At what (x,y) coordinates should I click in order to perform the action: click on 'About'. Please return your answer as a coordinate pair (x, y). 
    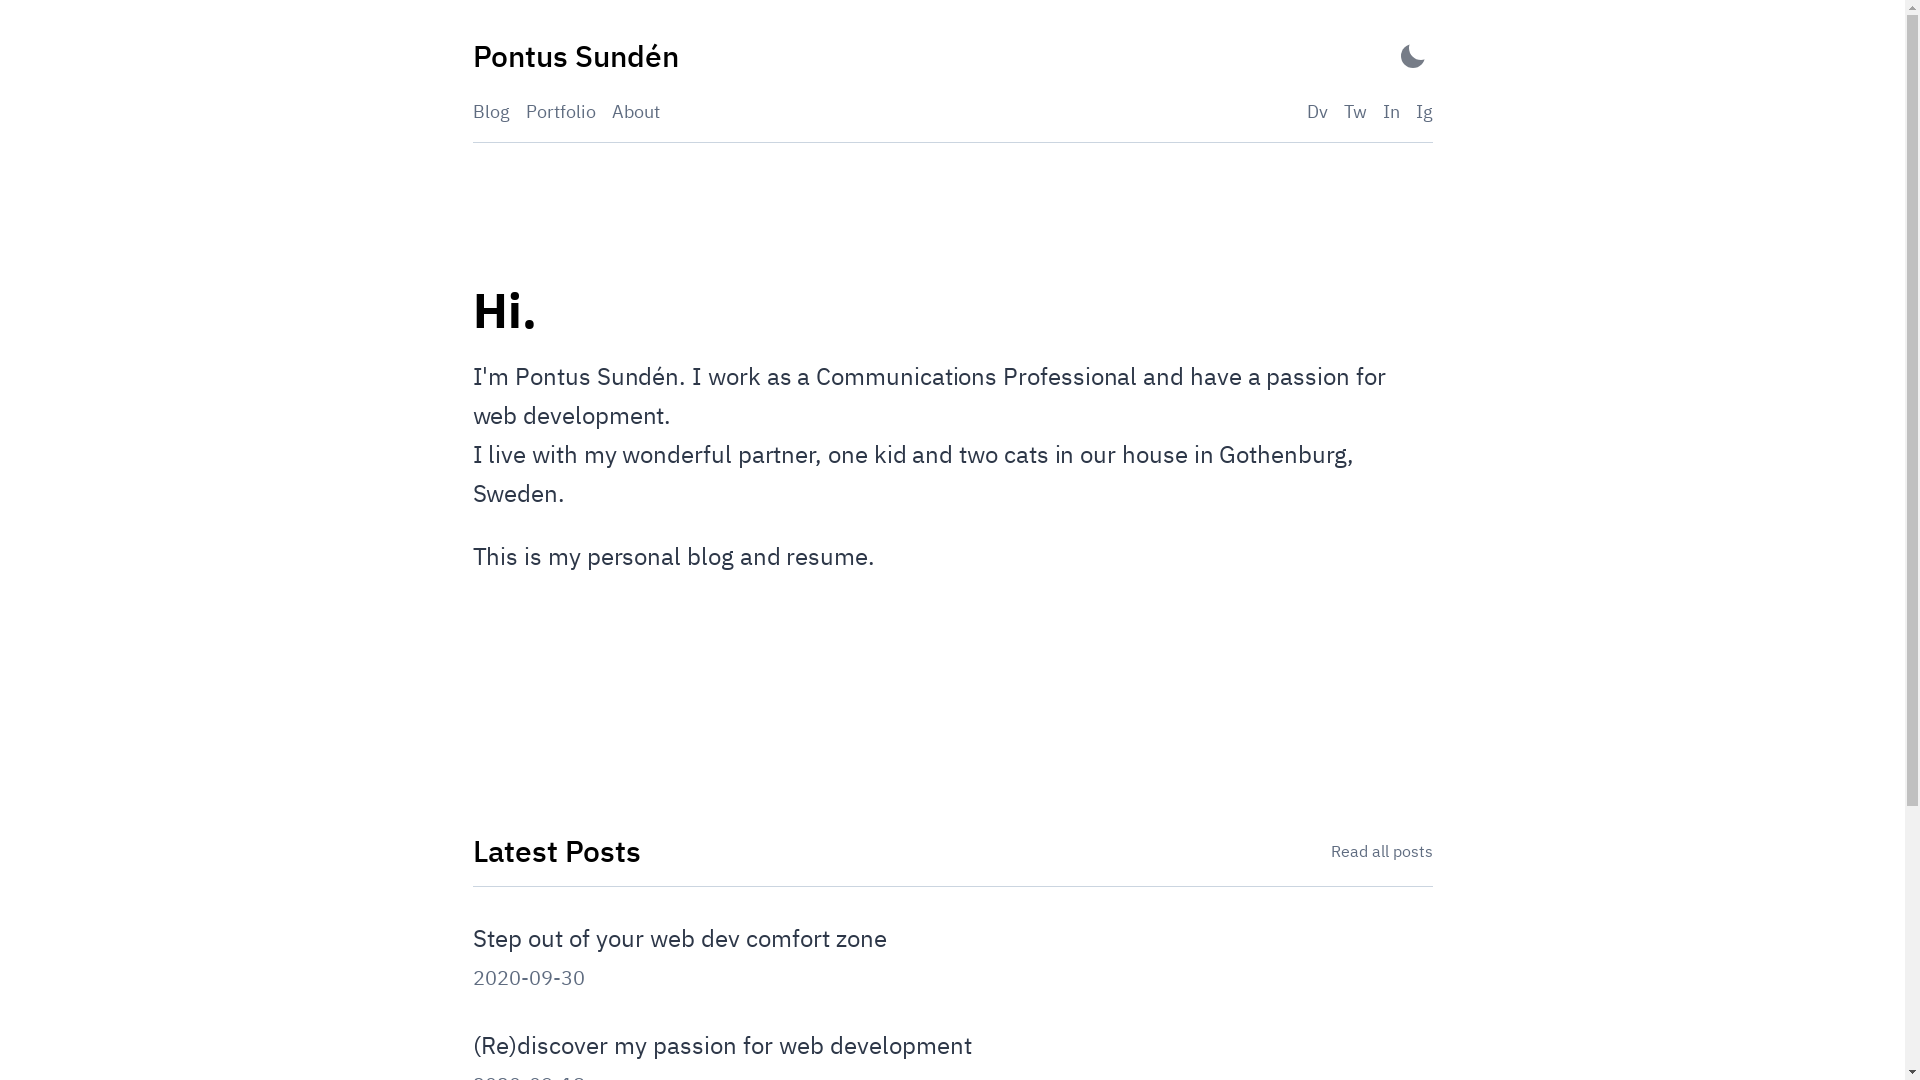
    Looking at the image, I should click on (634, 111).